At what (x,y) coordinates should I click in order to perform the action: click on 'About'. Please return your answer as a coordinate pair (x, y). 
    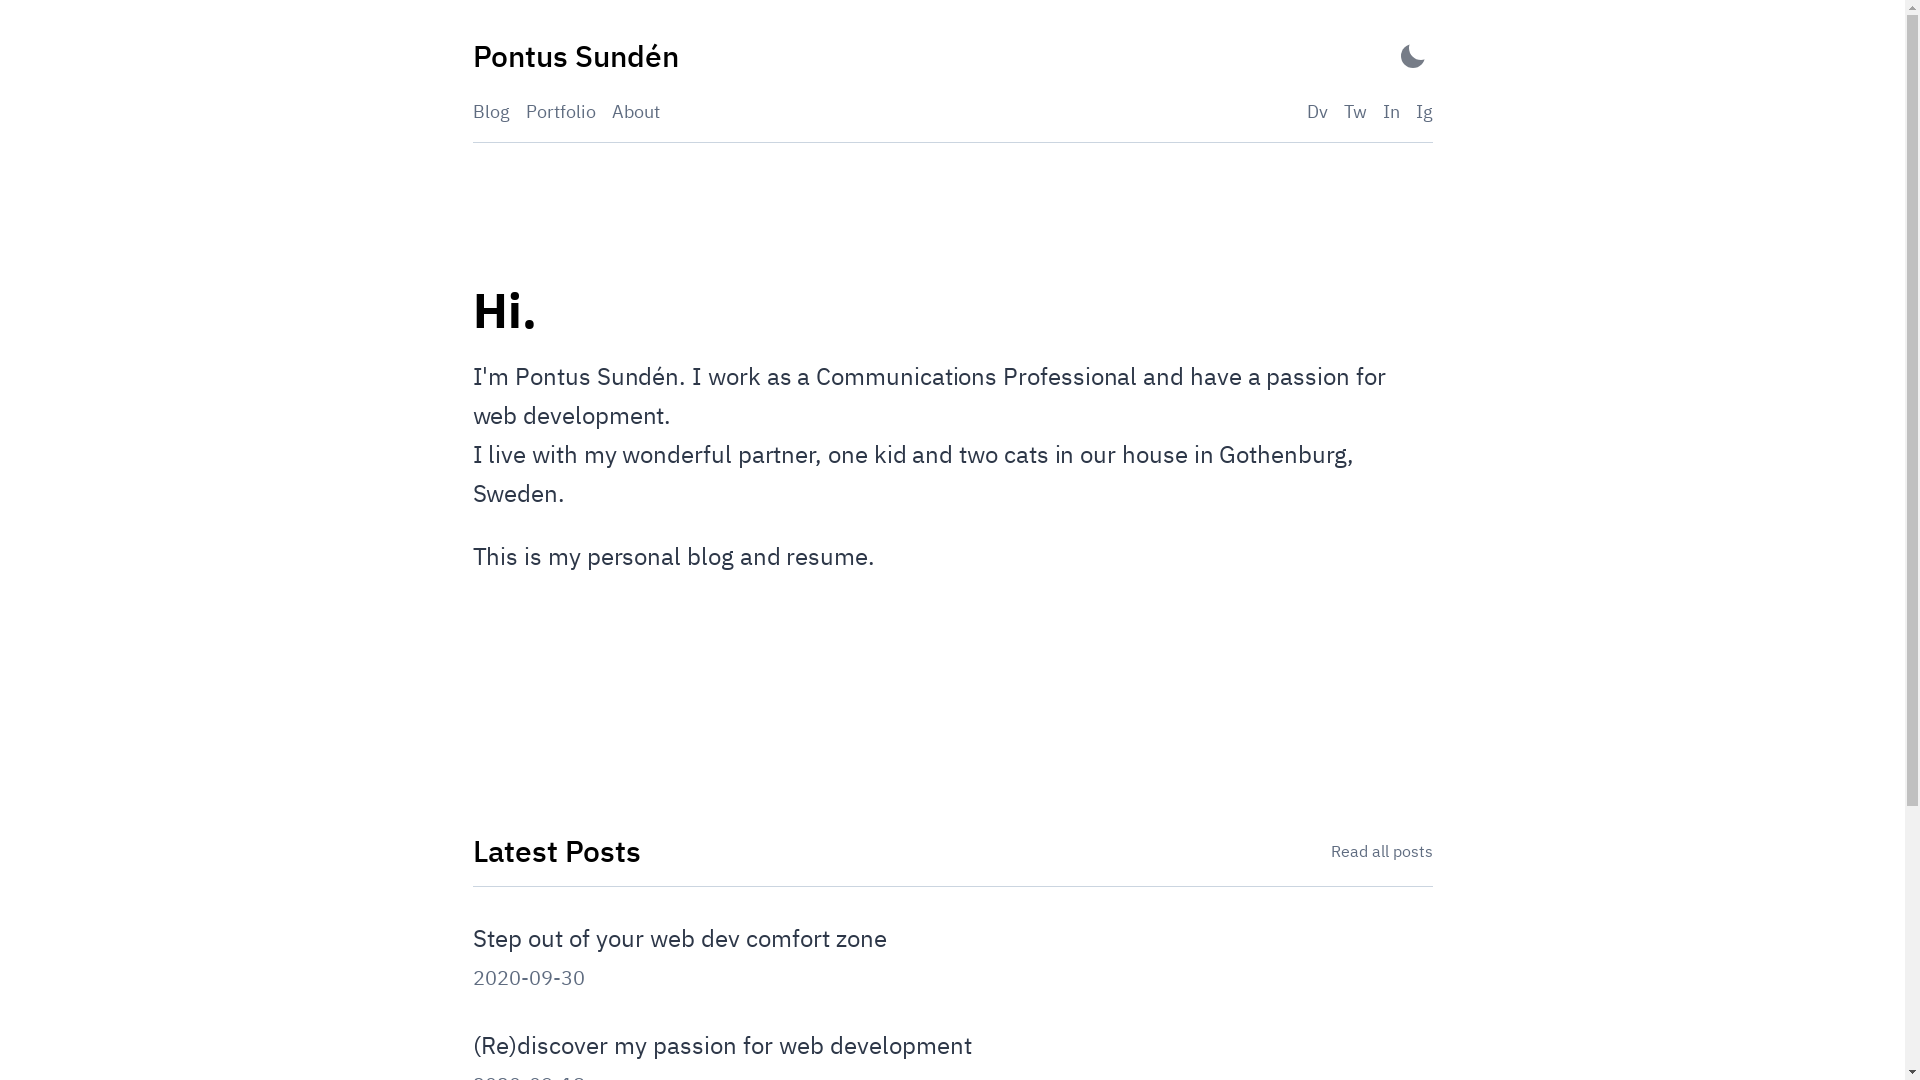
    Looking at the image, I should click on (634, 111).